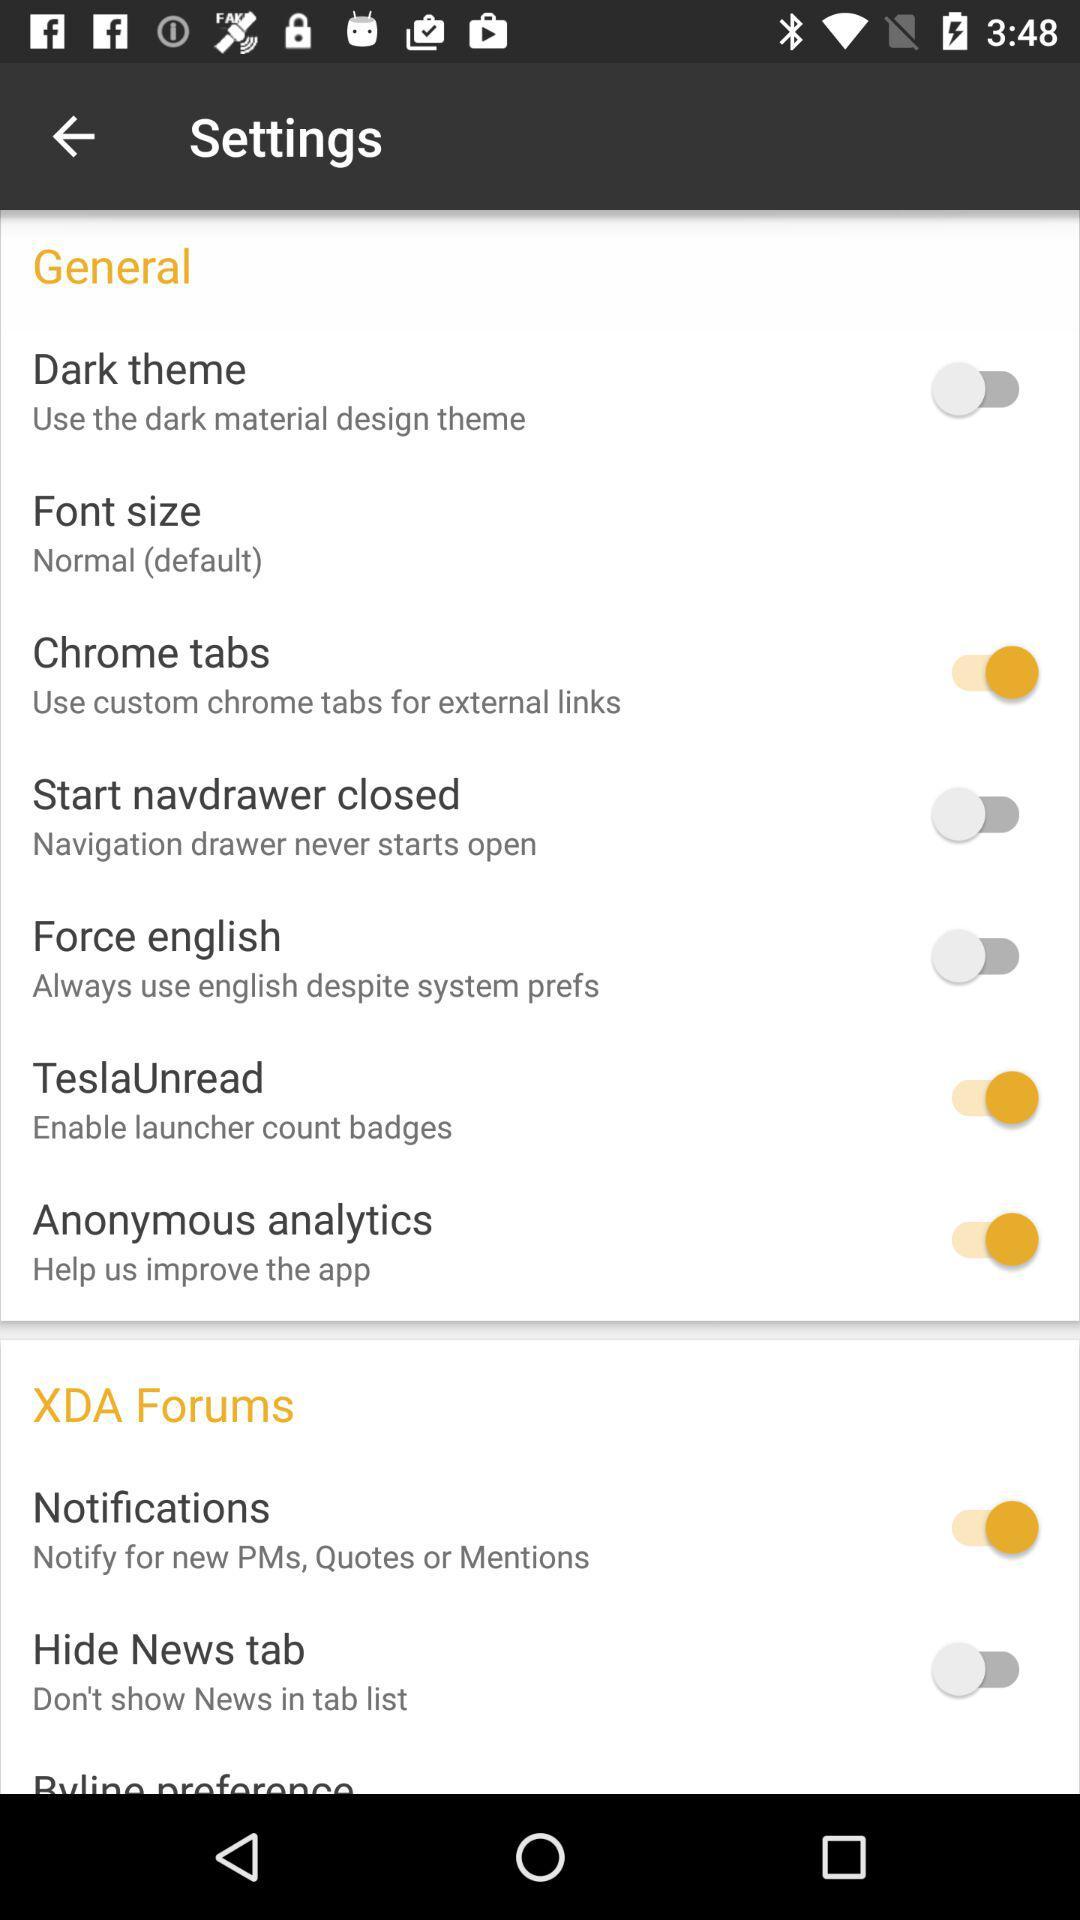  What do you see at coordinates (984, 1238) in the screenshot?
I see `turn on analytics` at bounding box center [984, 1238].